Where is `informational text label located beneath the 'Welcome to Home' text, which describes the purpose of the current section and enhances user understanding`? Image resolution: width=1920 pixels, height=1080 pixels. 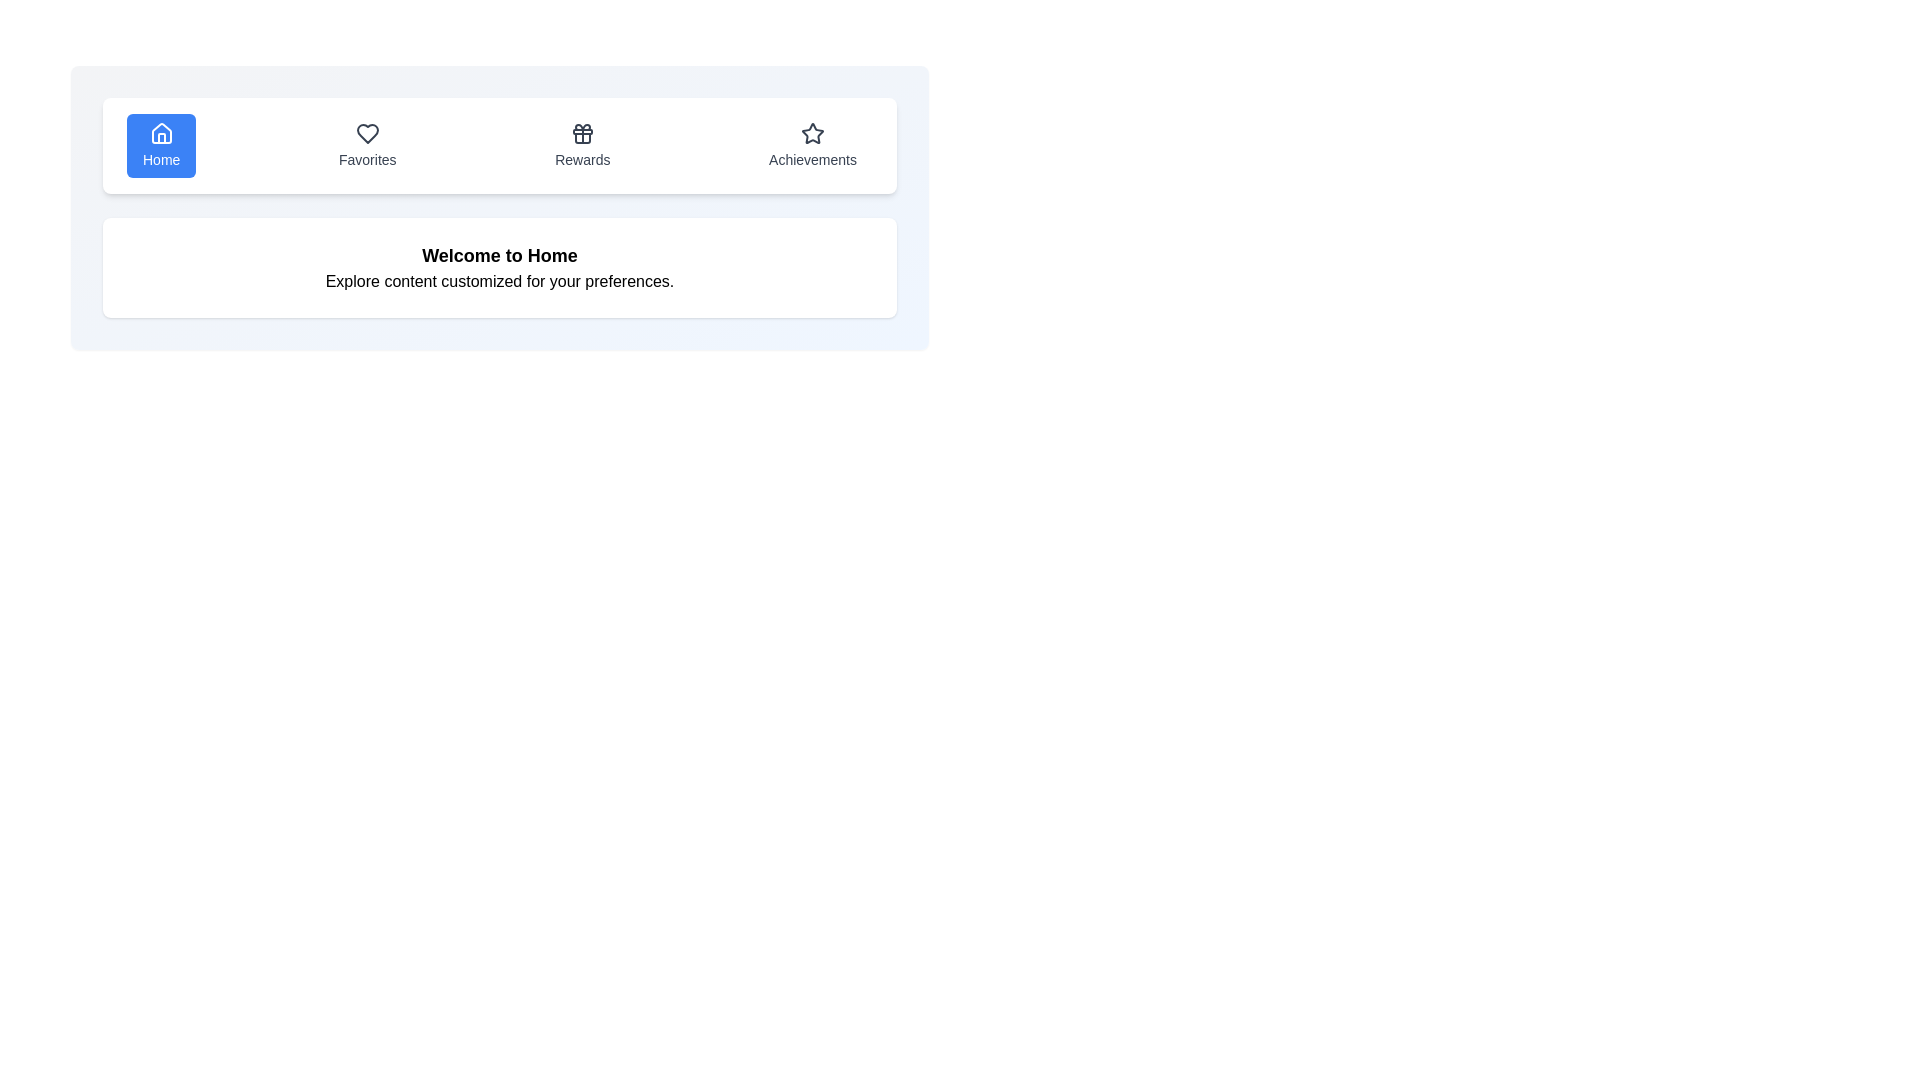
informational text label located beneath the 'Welcome to Home' text, which describes the purpose of the current section and enhances user understanding is located at coordinates (499, 281).